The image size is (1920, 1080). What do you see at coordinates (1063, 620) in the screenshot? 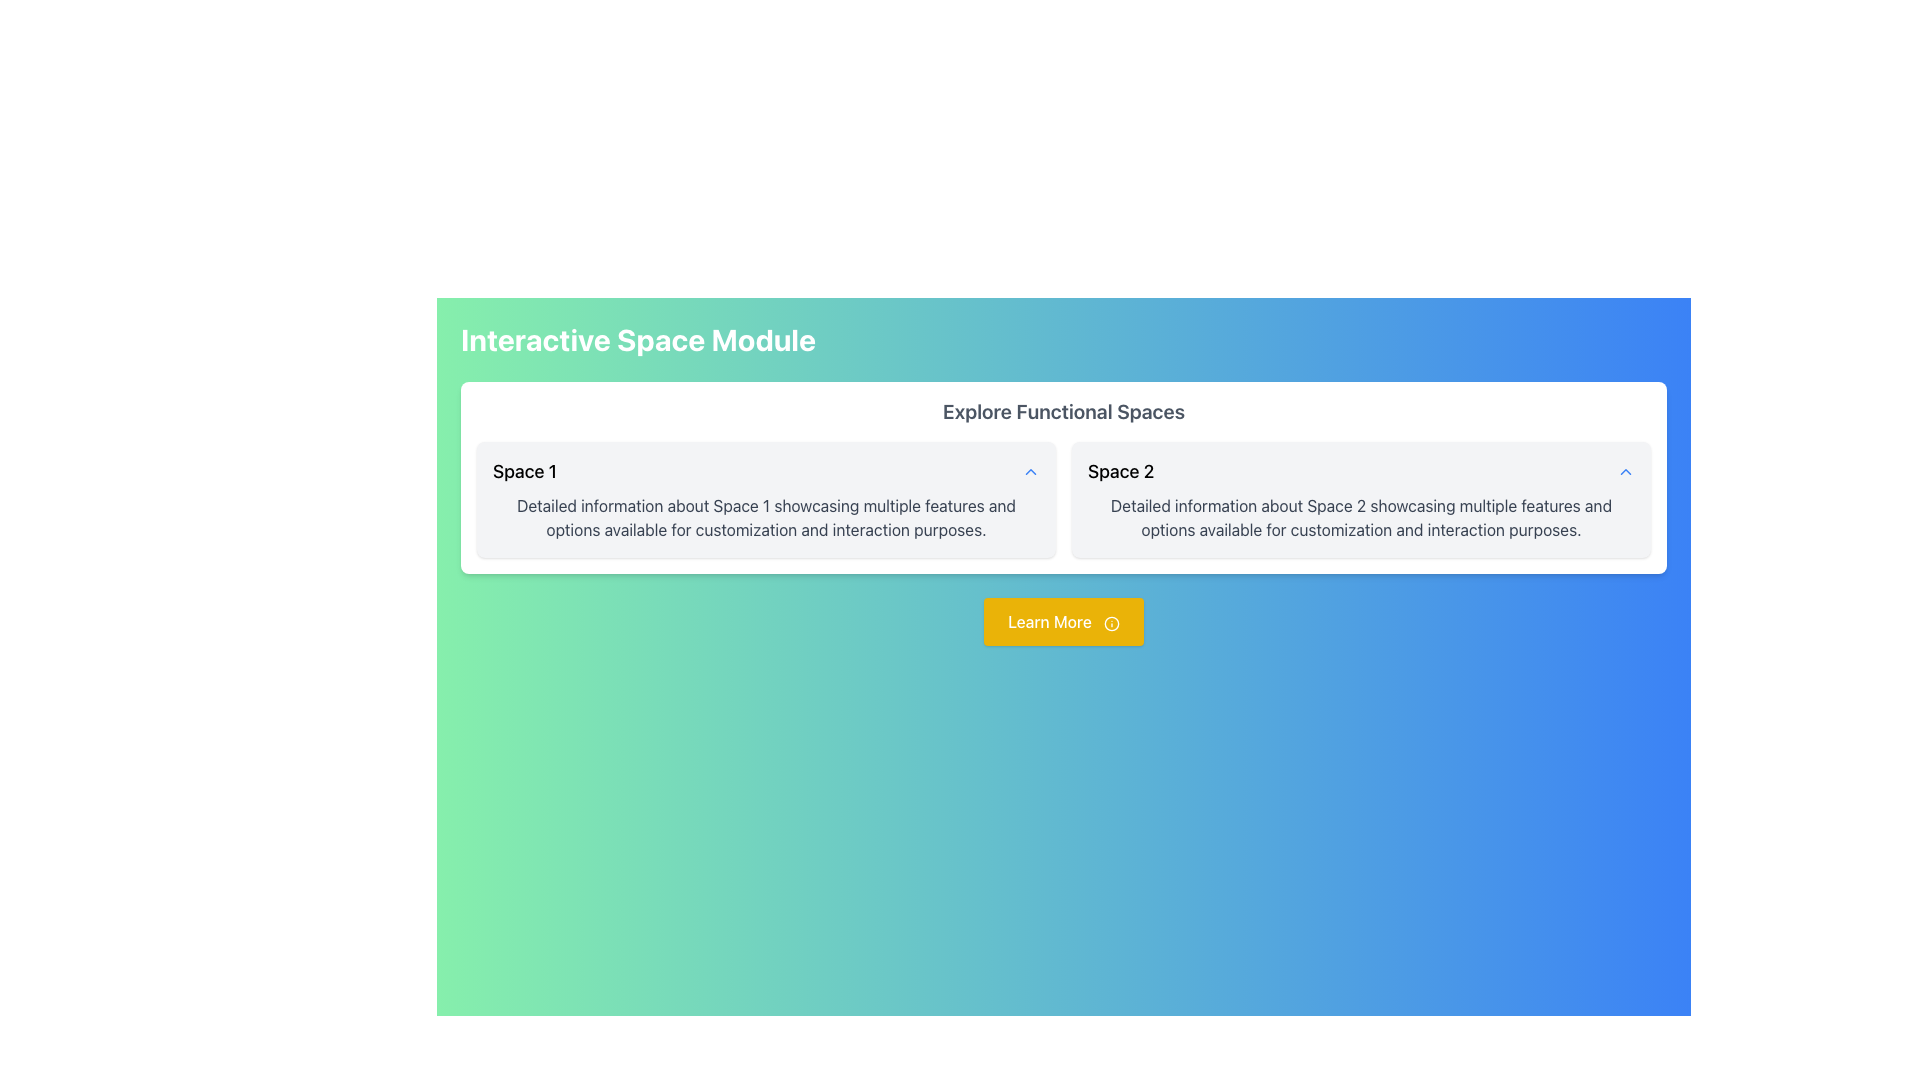
I see `the 'Learn More' button, which has a yellow background, white text, and rounded borders, located below the section for 'Space 1' and 'Space 2'` at bounding box center [1063, 620].